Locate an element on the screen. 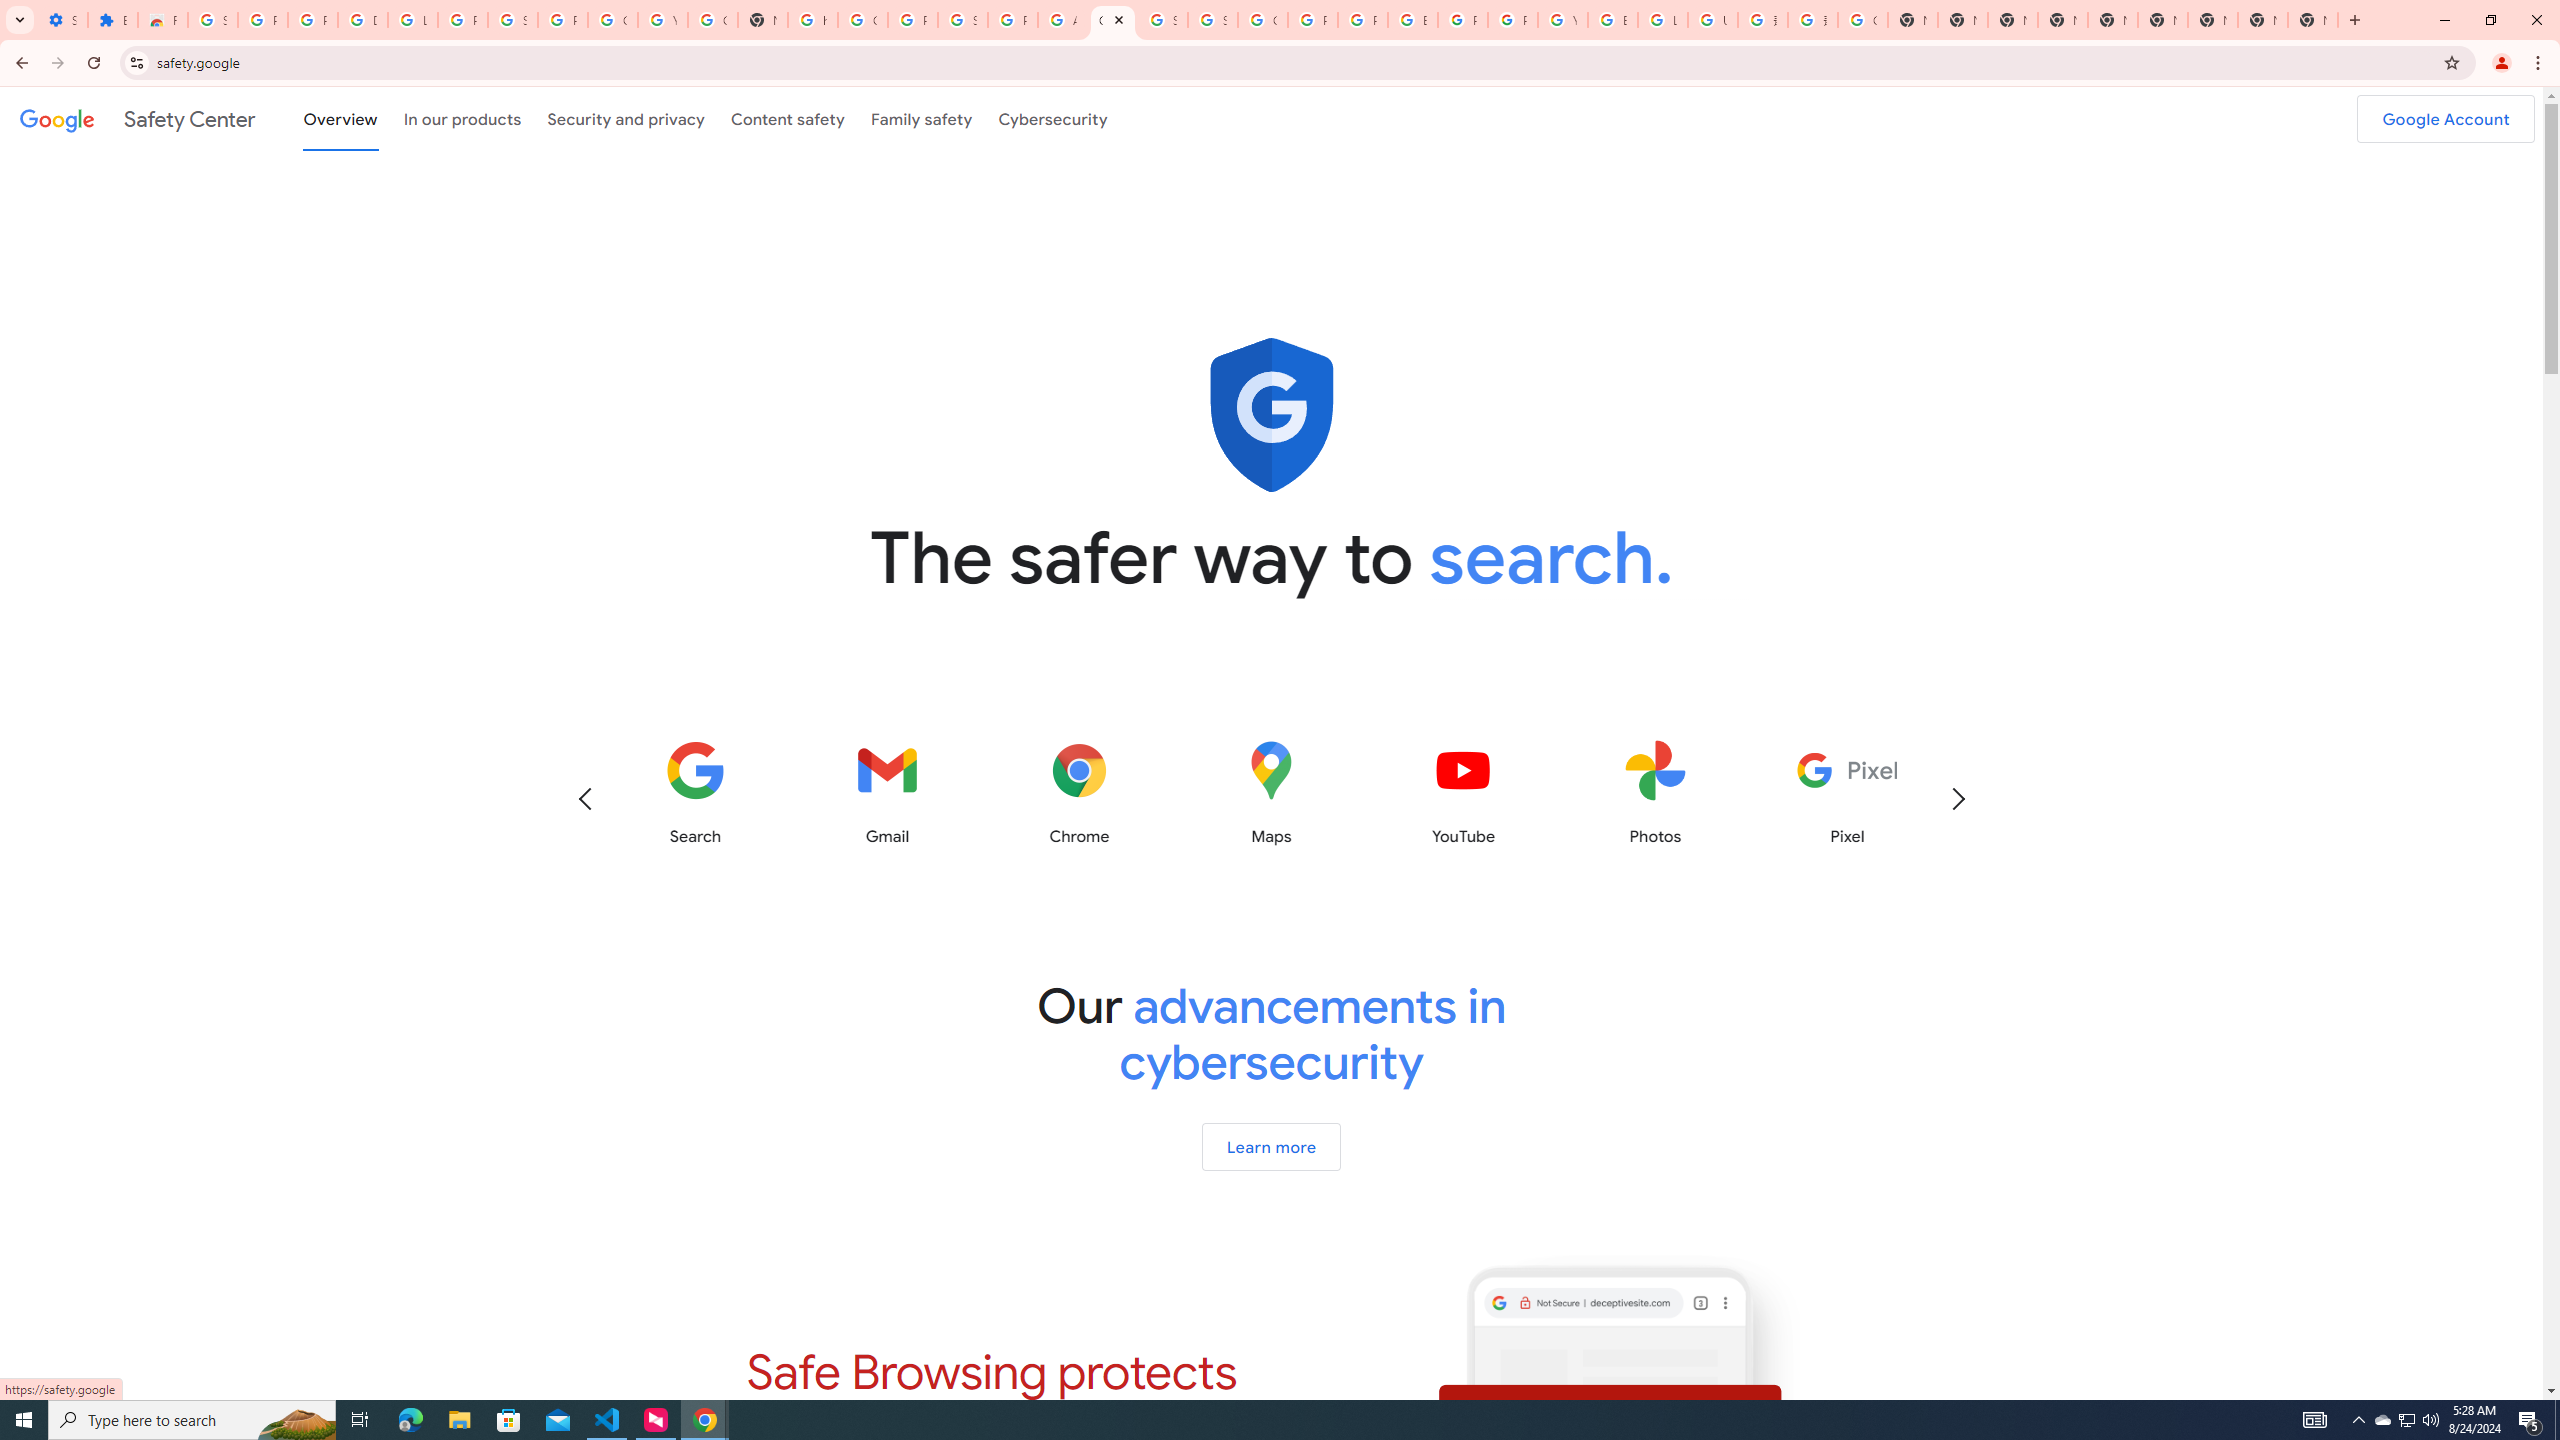 The width and height of the screenshot is (2560, 1440). 'Learn how to find your photos - Google Photos Help' is located at coordinates (412, 19).